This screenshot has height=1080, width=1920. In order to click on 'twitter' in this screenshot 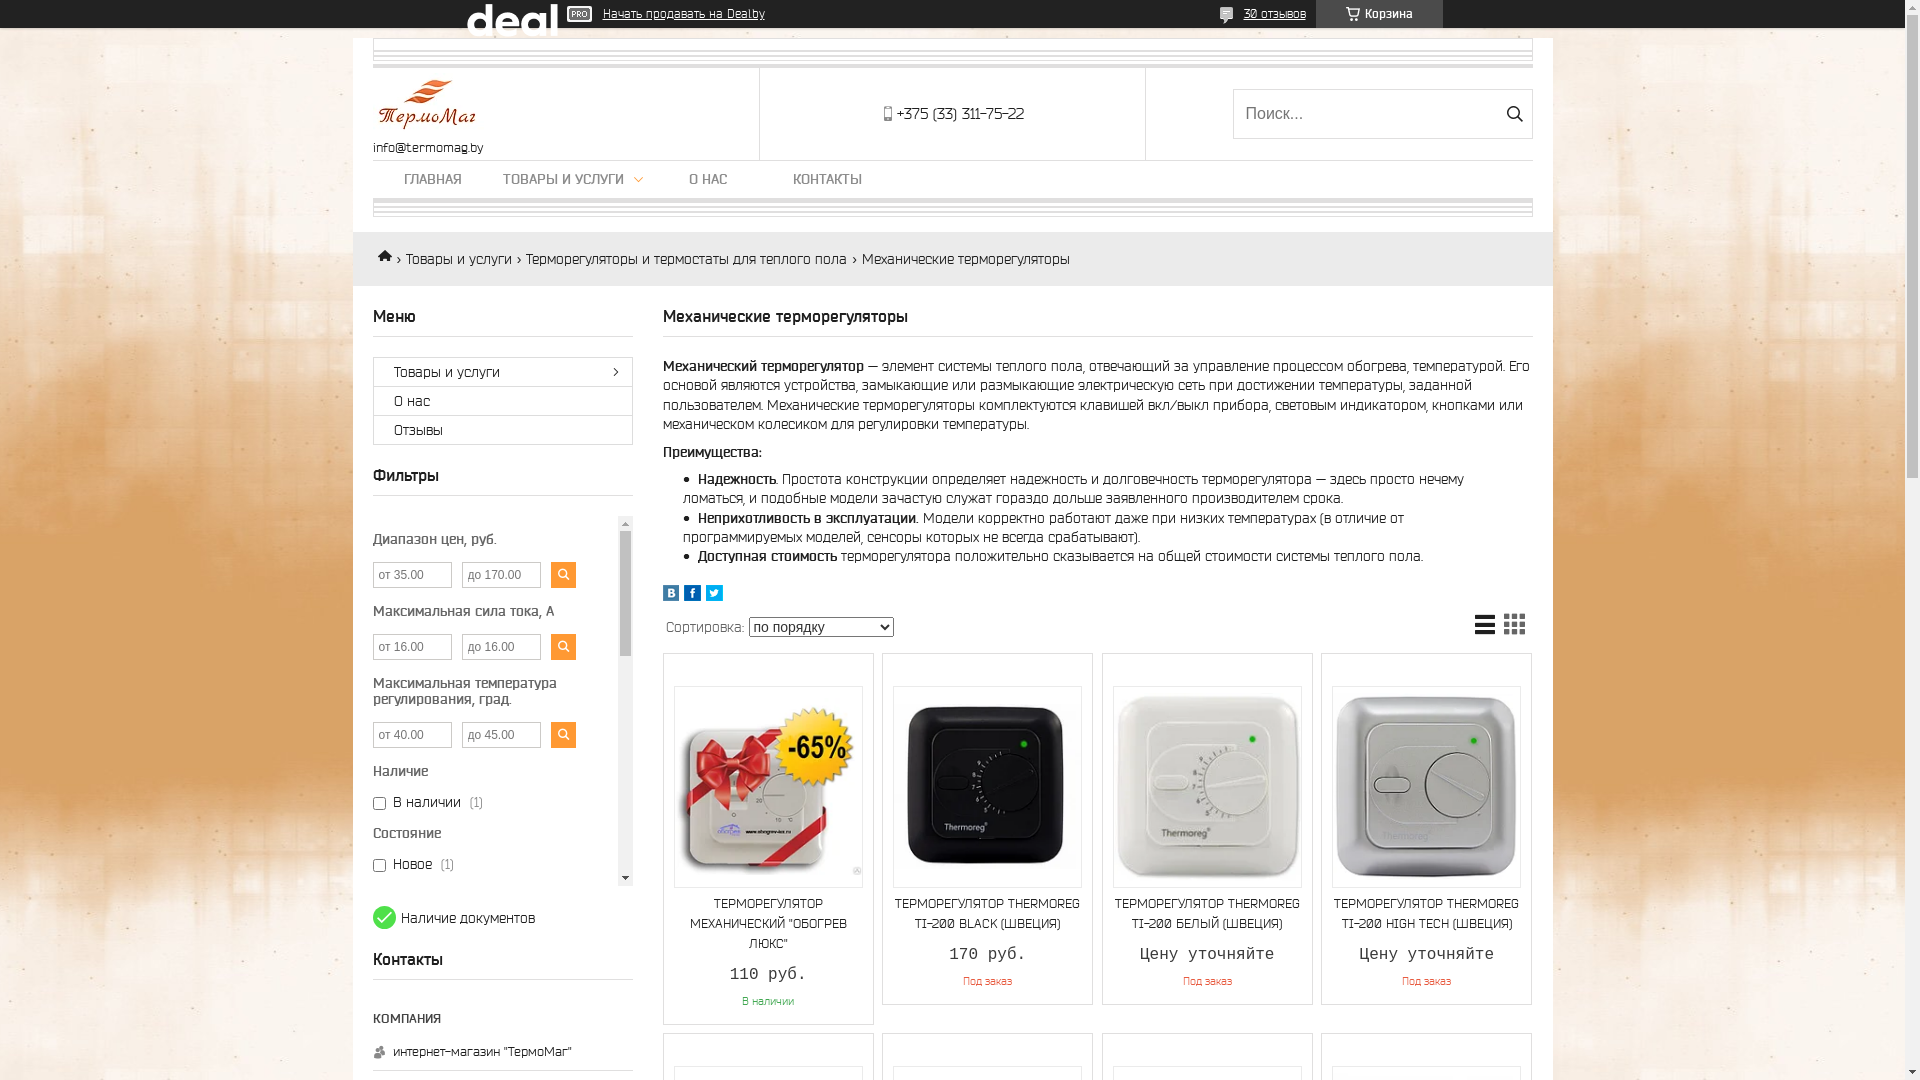, I will do `click(714, 595)`.